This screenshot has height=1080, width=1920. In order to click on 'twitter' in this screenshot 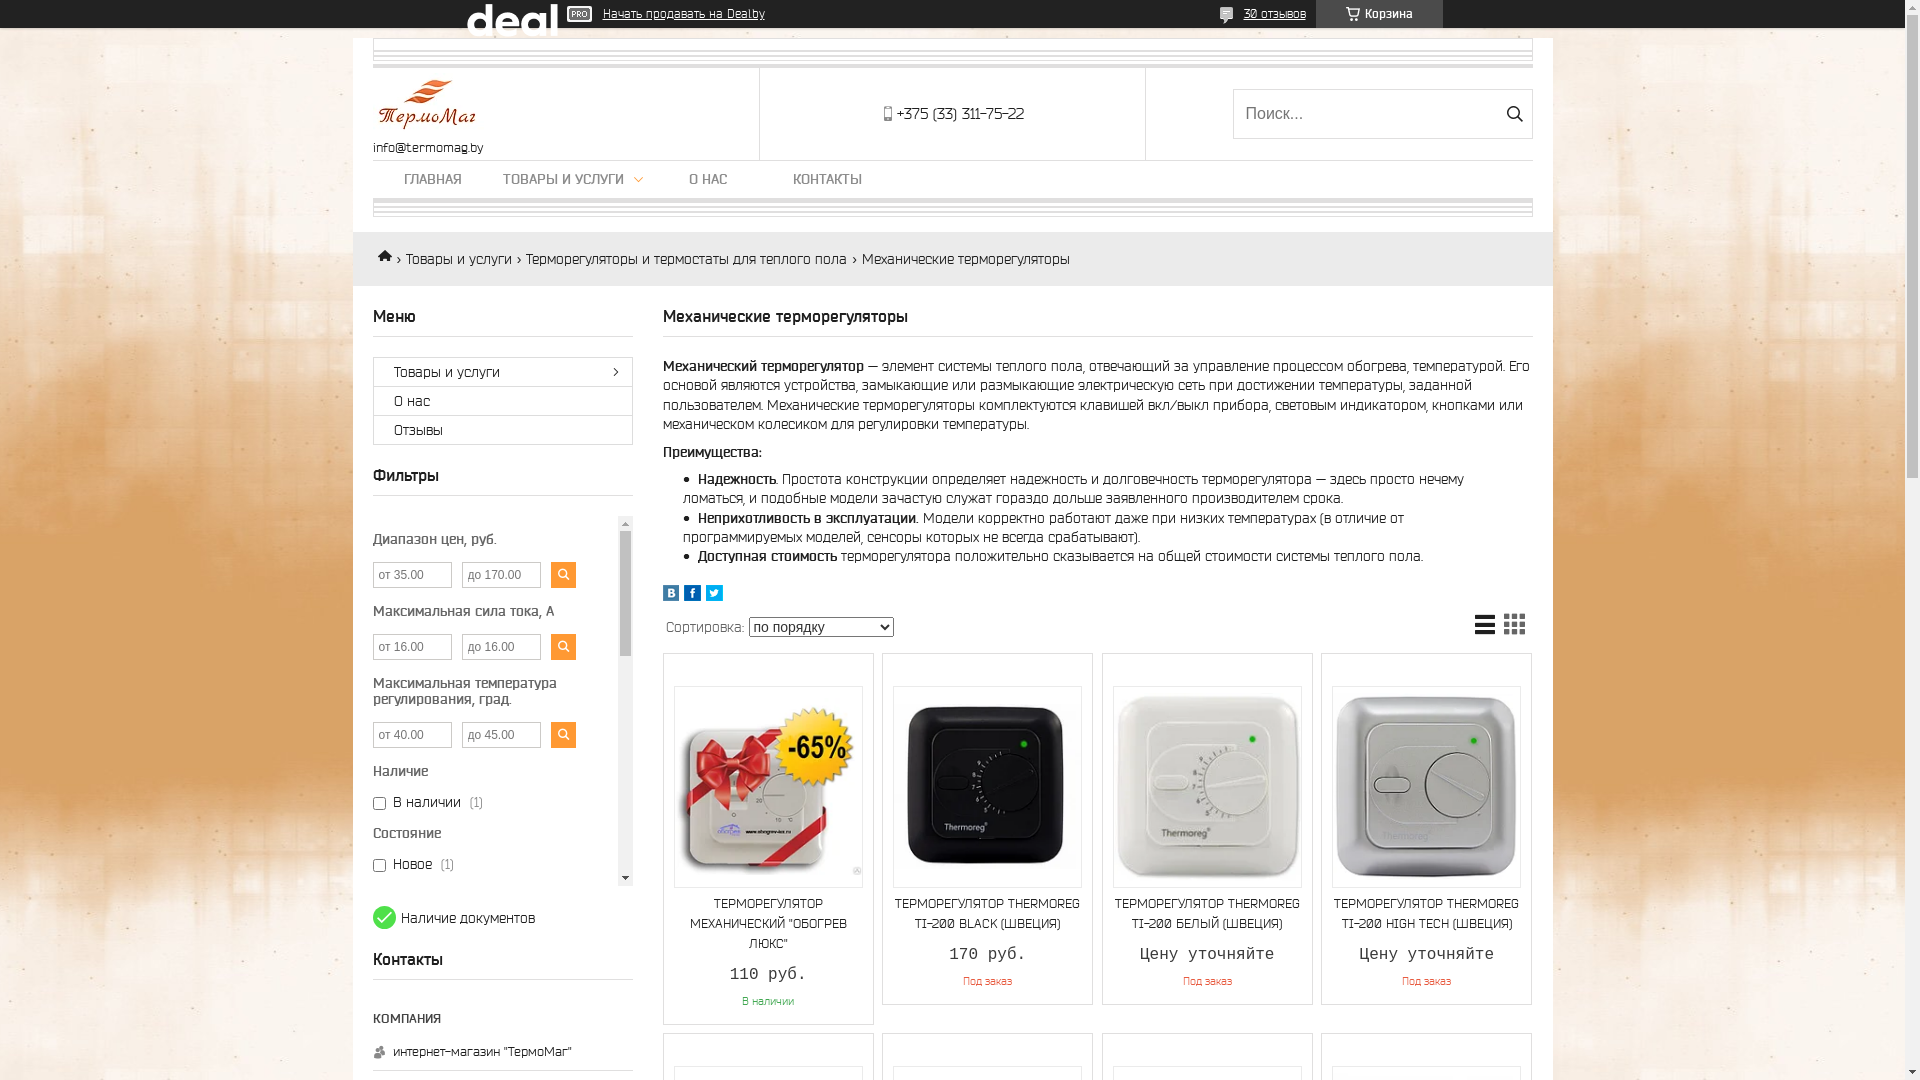, I will do `click(714, 595)`.